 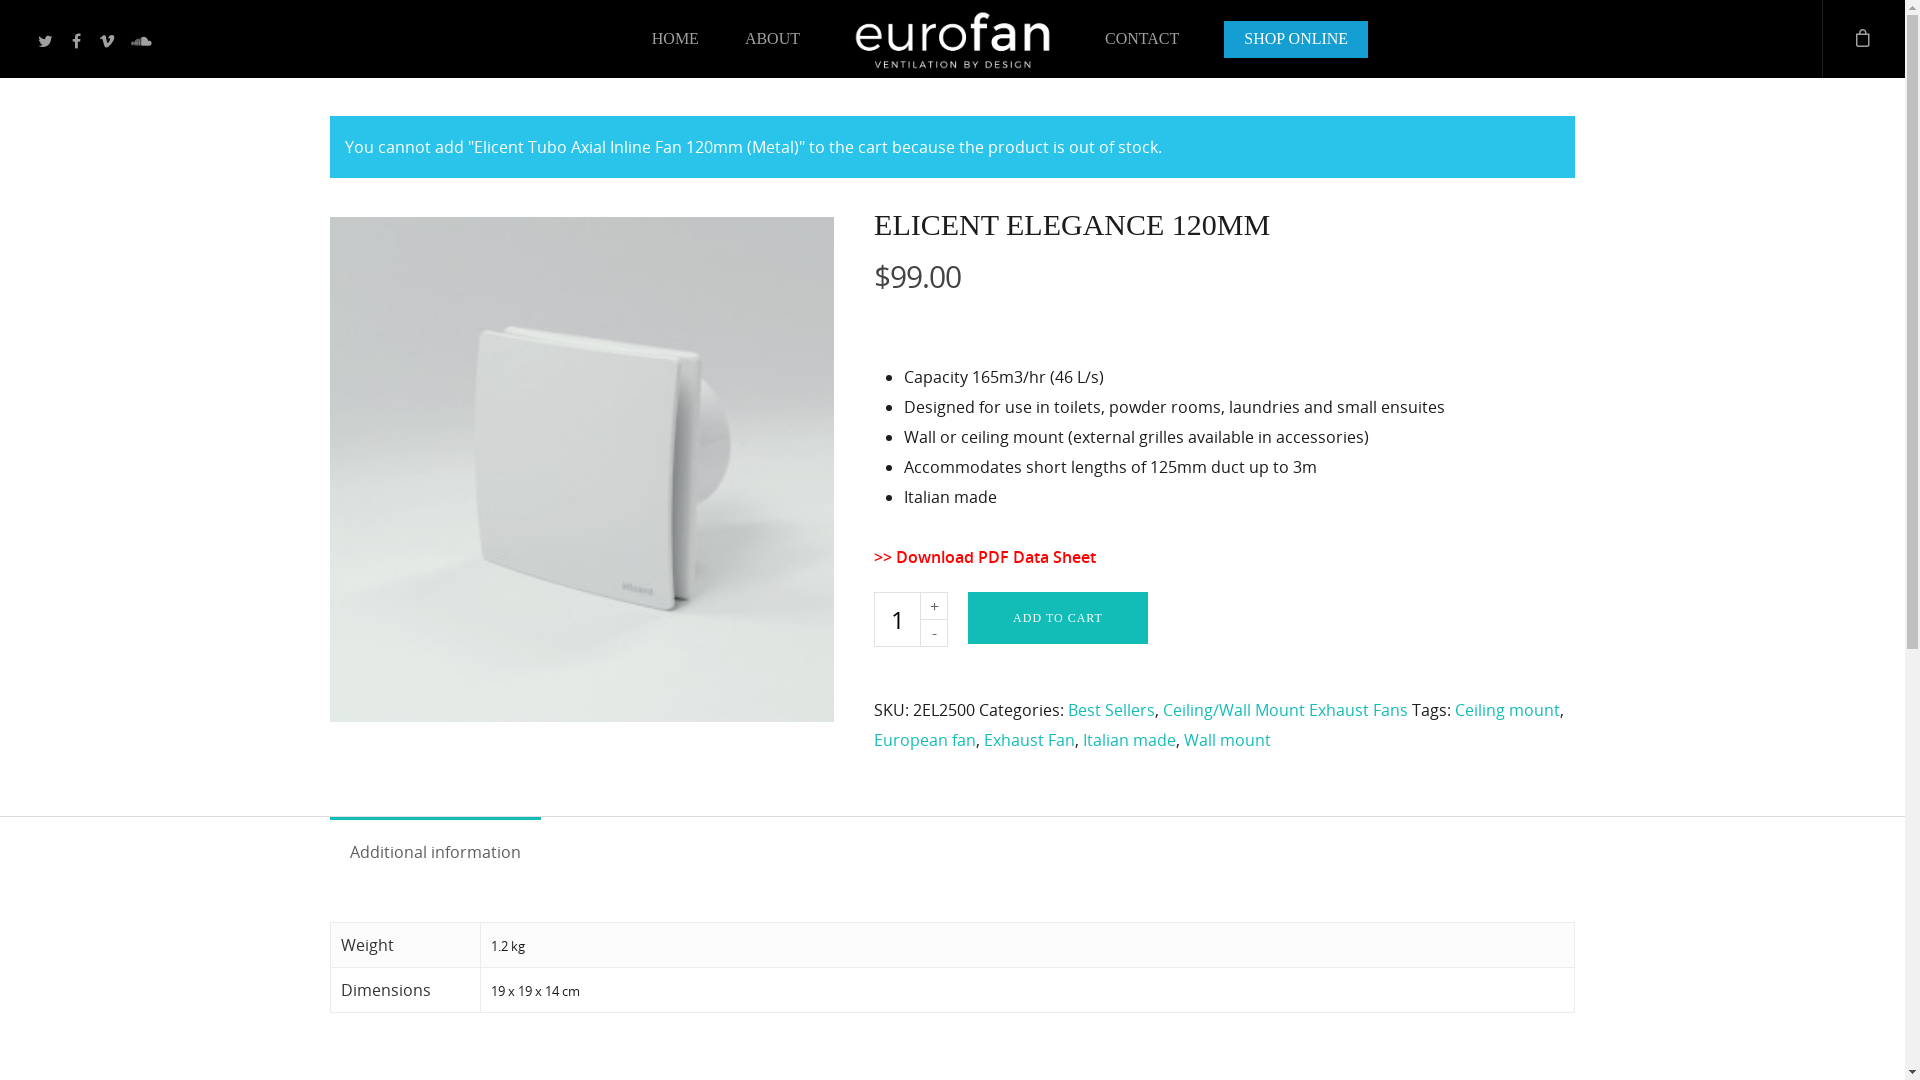 What do you see at coordinates (1056, 616) in the screenshot?
I see `'ADD TO CART'` at bounding box center [1056, 616].